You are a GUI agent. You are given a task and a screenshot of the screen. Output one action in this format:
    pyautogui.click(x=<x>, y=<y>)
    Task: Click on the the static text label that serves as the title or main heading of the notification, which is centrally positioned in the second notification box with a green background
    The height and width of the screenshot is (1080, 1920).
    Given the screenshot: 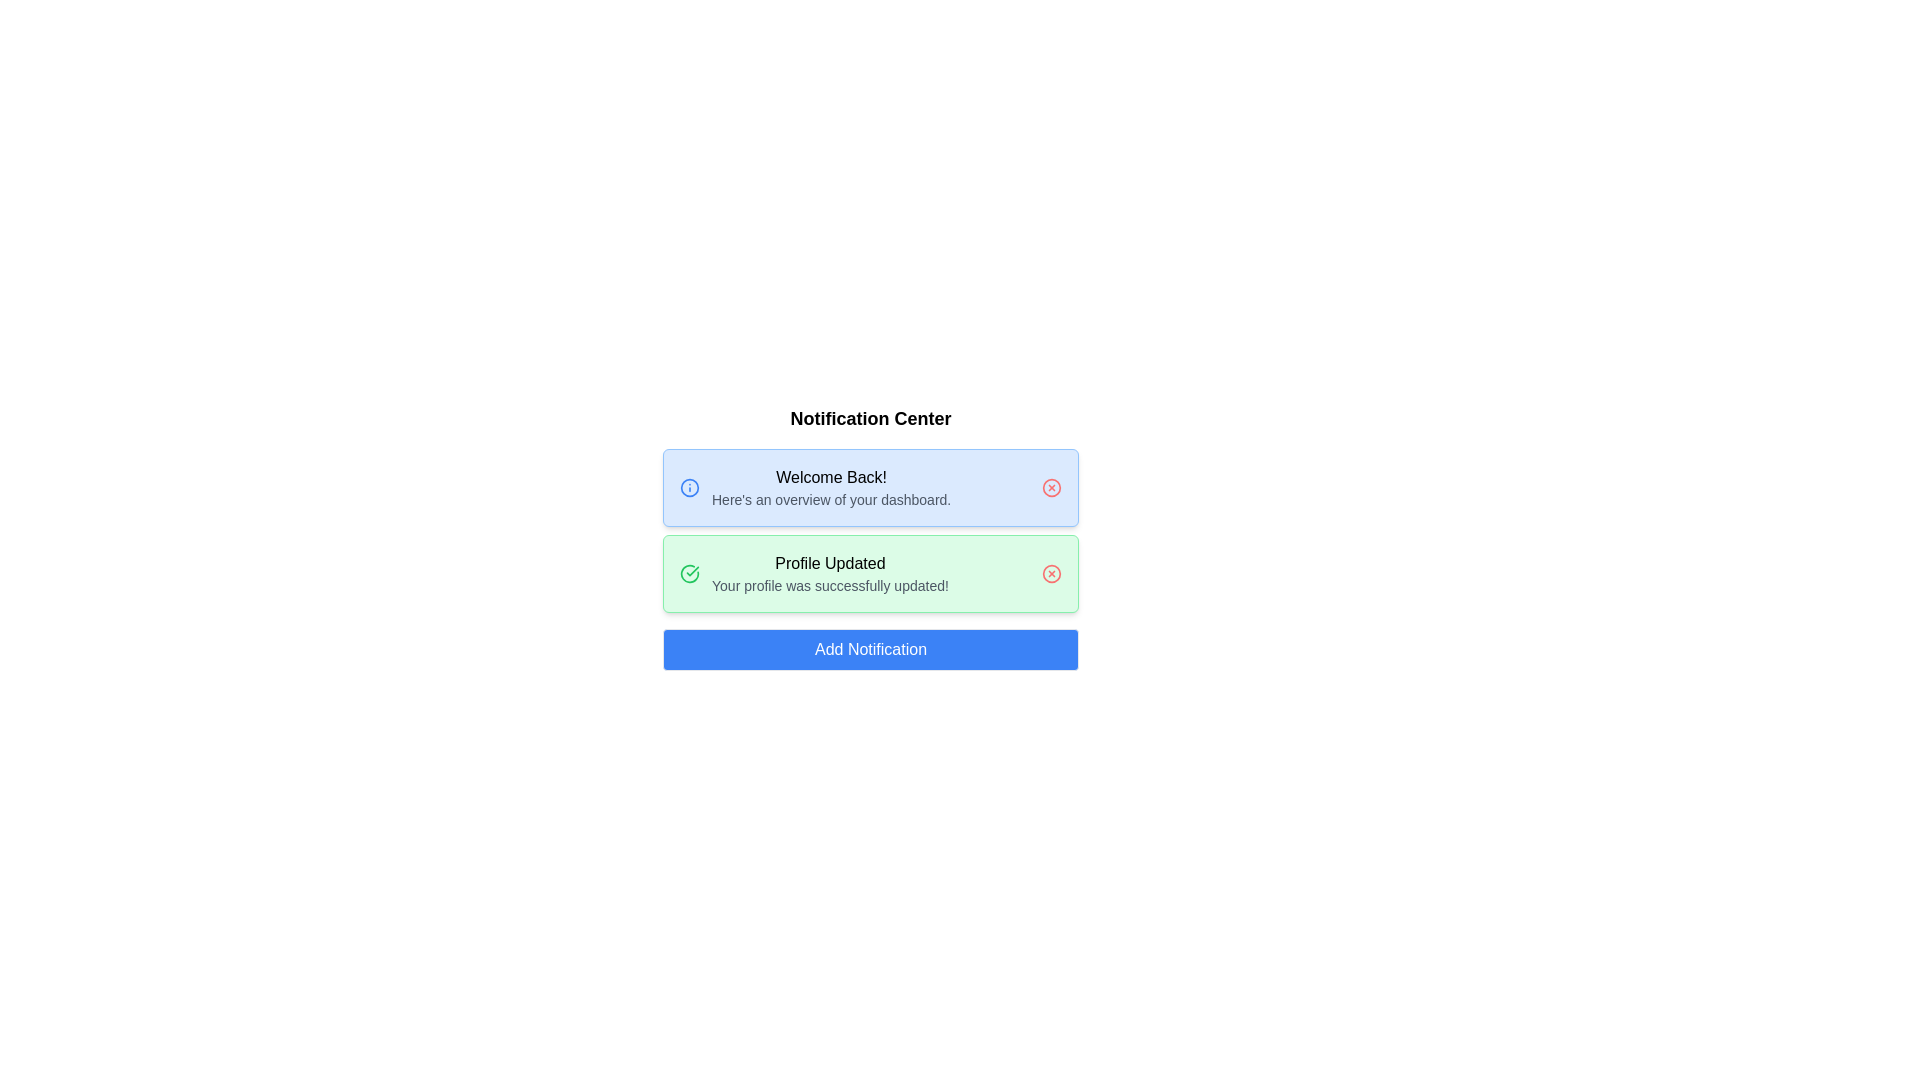 What is the action you would take?
    pyautogui.click(x=830, y=563)
    